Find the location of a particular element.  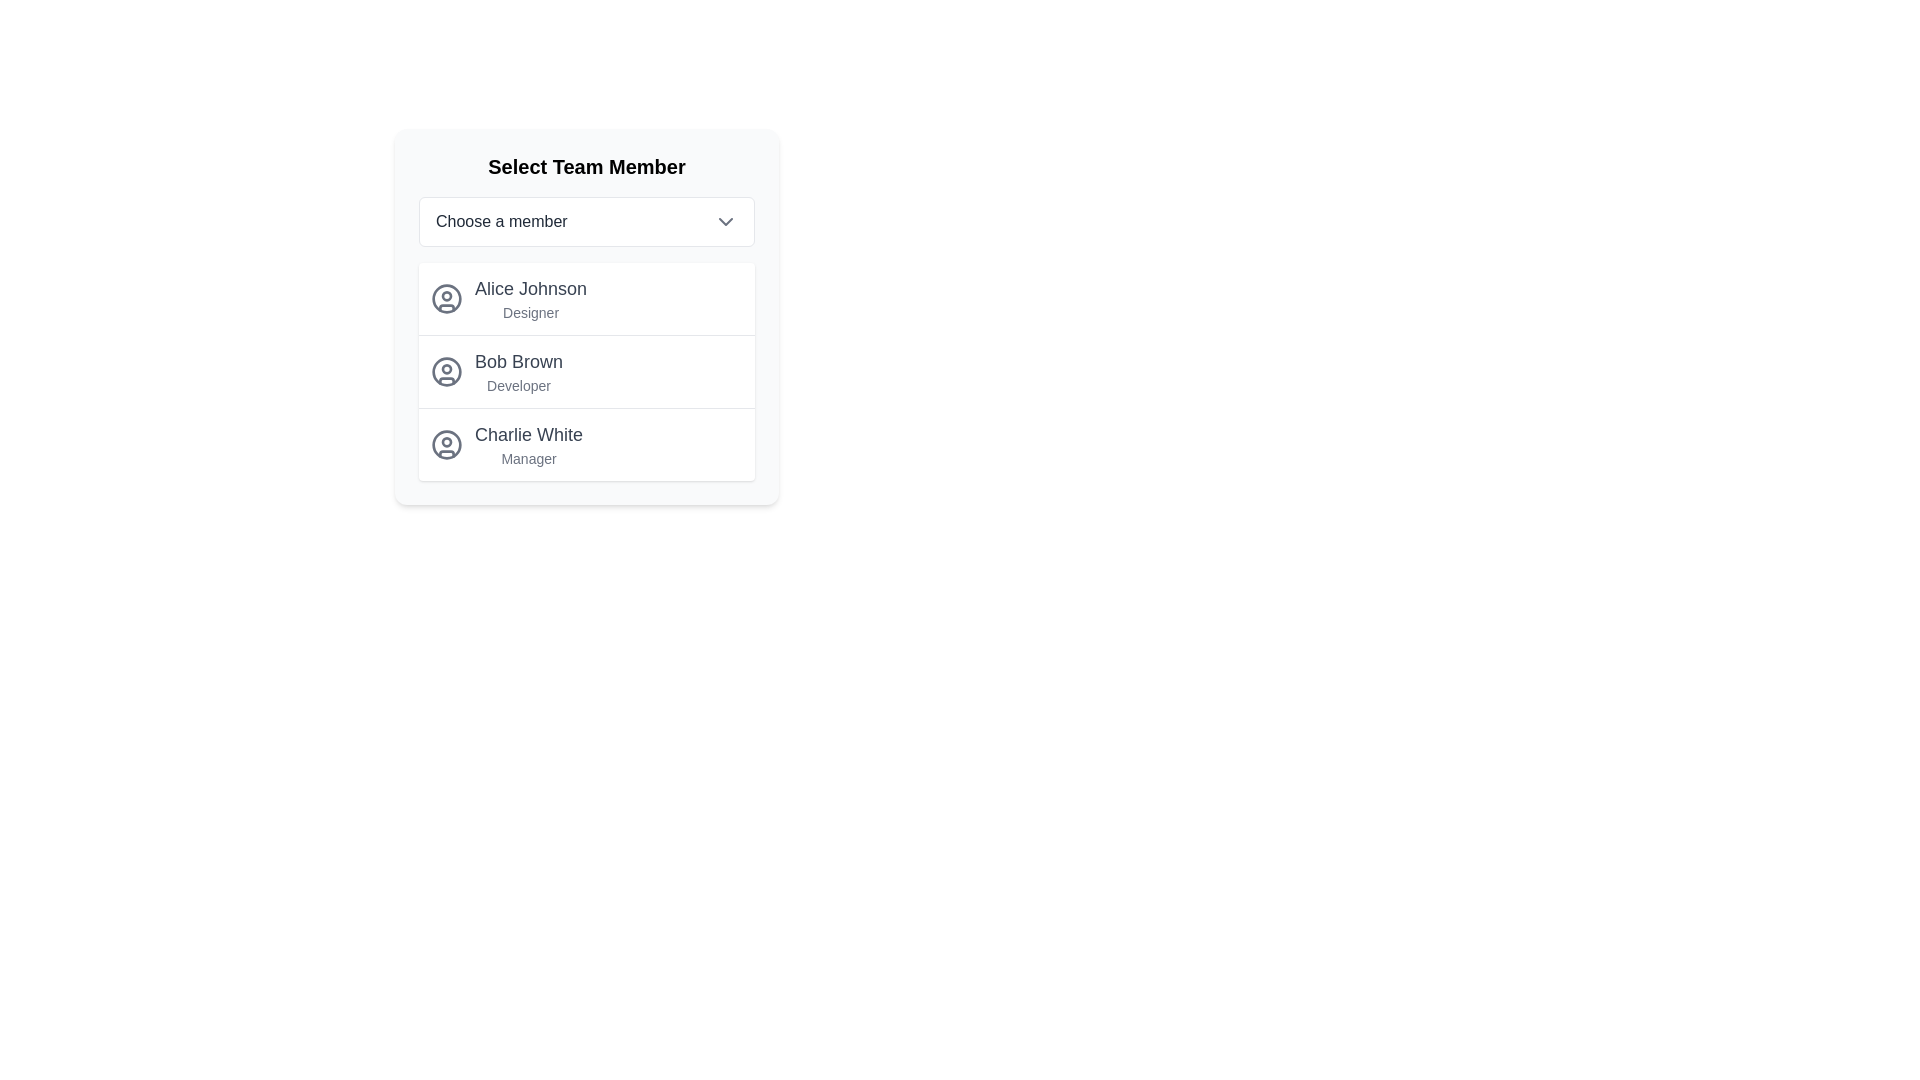

the selectable list item for team member 'Alice Johnson', who is a 'Designer' is located at coordinates (508, 299).